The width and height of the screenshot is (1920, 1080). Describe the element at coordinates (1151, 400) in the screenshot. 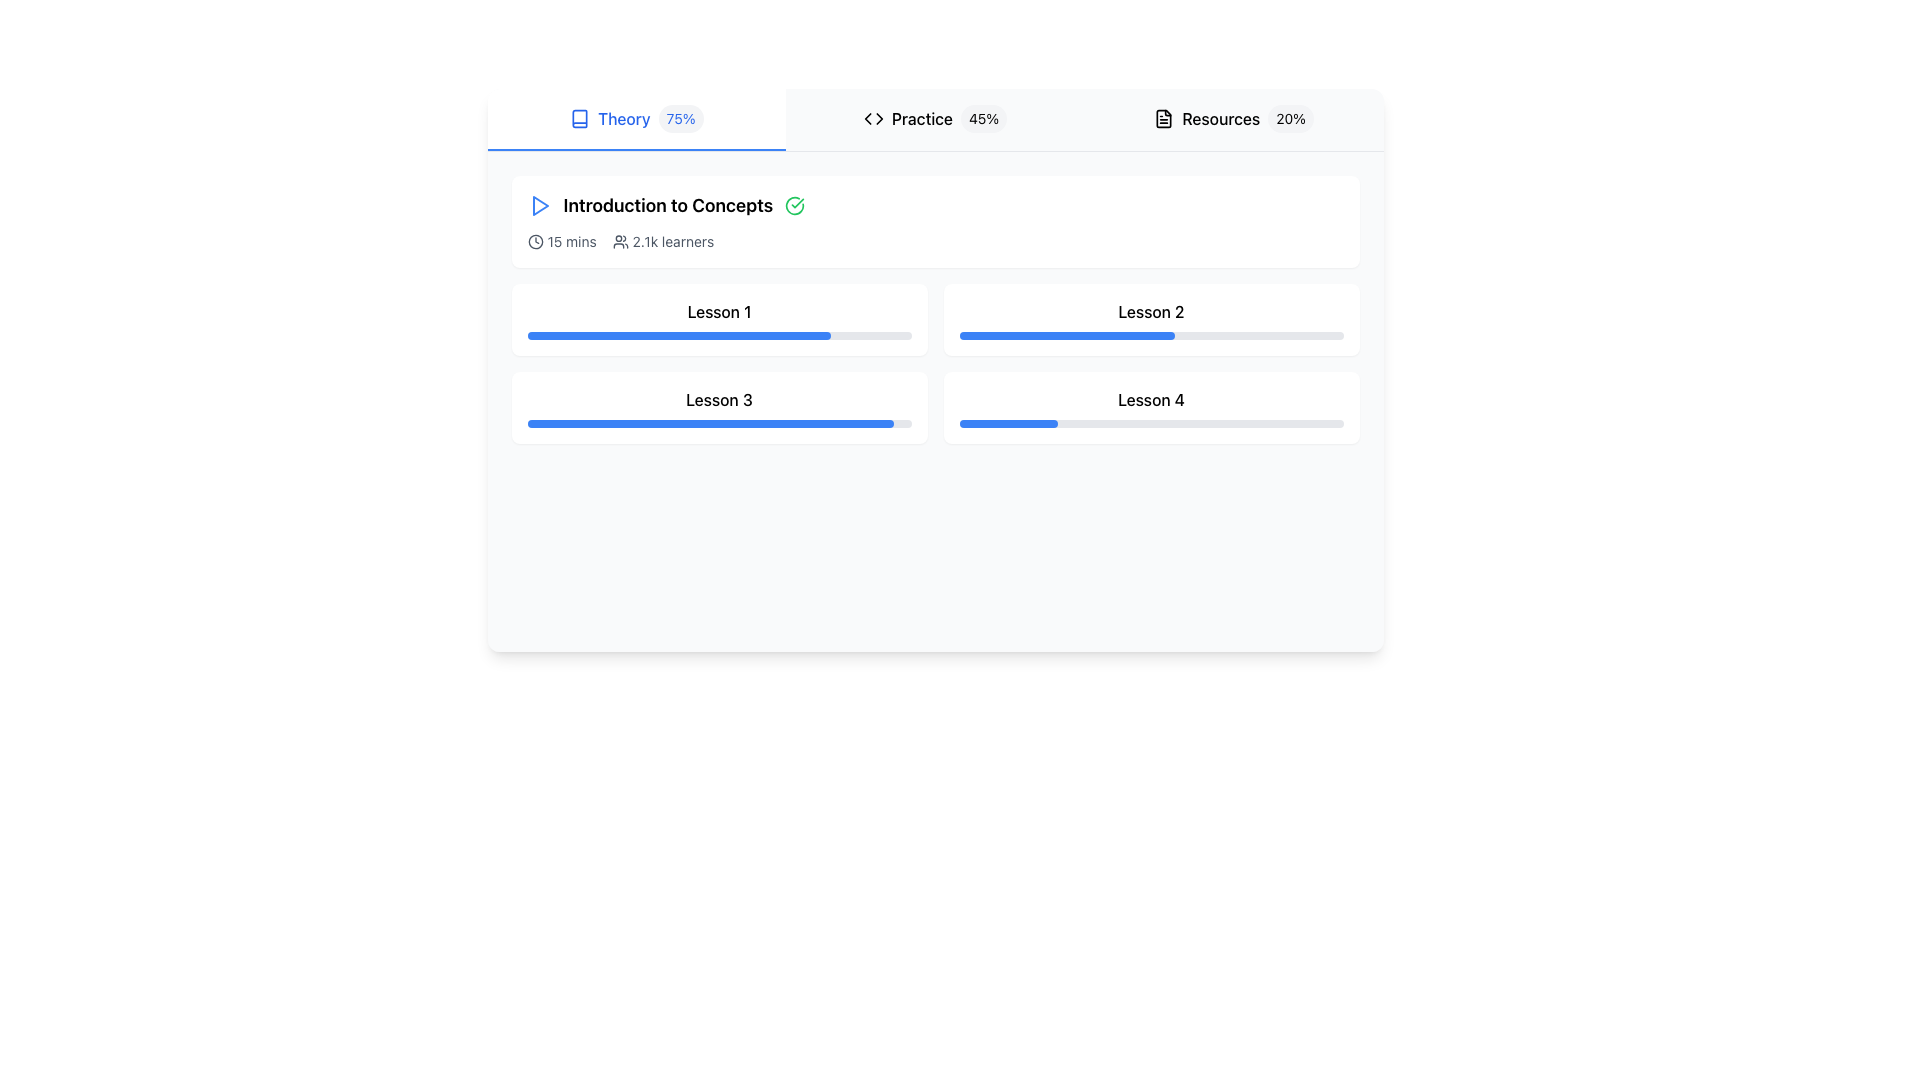

I see `the text label that serves as the title for the lesson card located in the bottom-right corner of the grid, which is the fourth element in the sequence` at that location.